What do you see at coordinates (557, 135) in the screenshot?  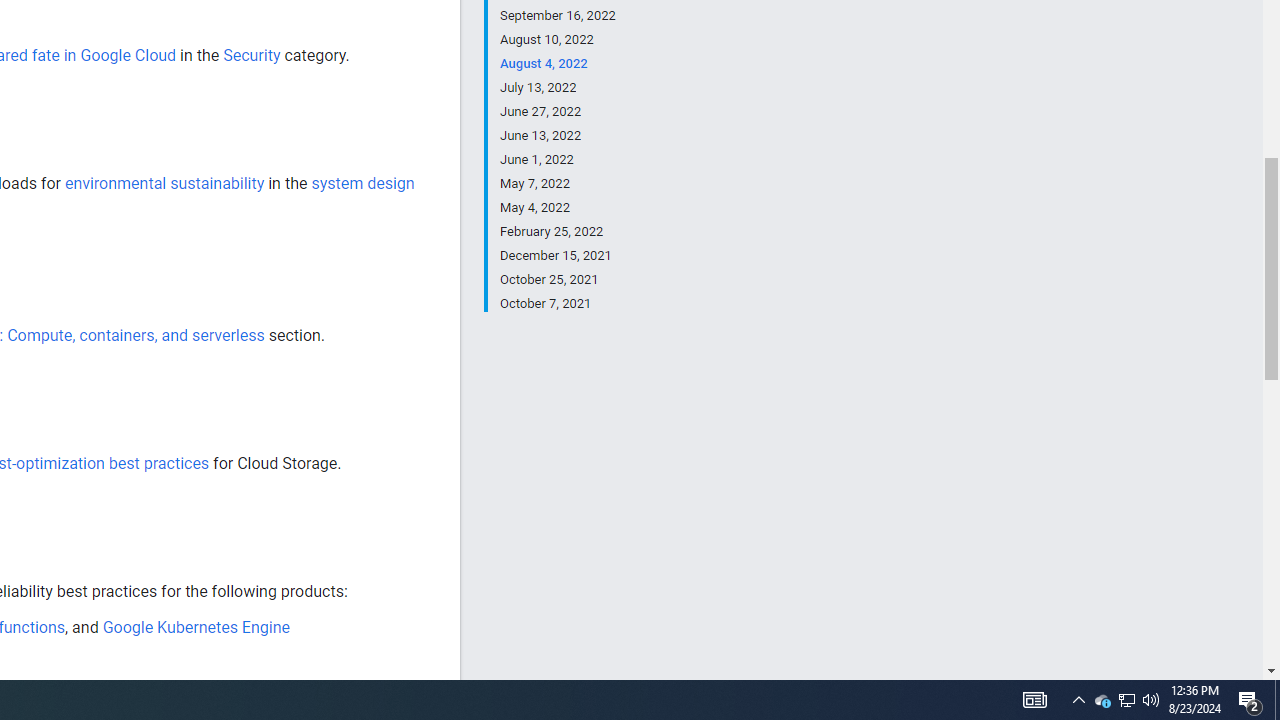 I see `'June 13, 2022'` at bounding box center [557, 135].